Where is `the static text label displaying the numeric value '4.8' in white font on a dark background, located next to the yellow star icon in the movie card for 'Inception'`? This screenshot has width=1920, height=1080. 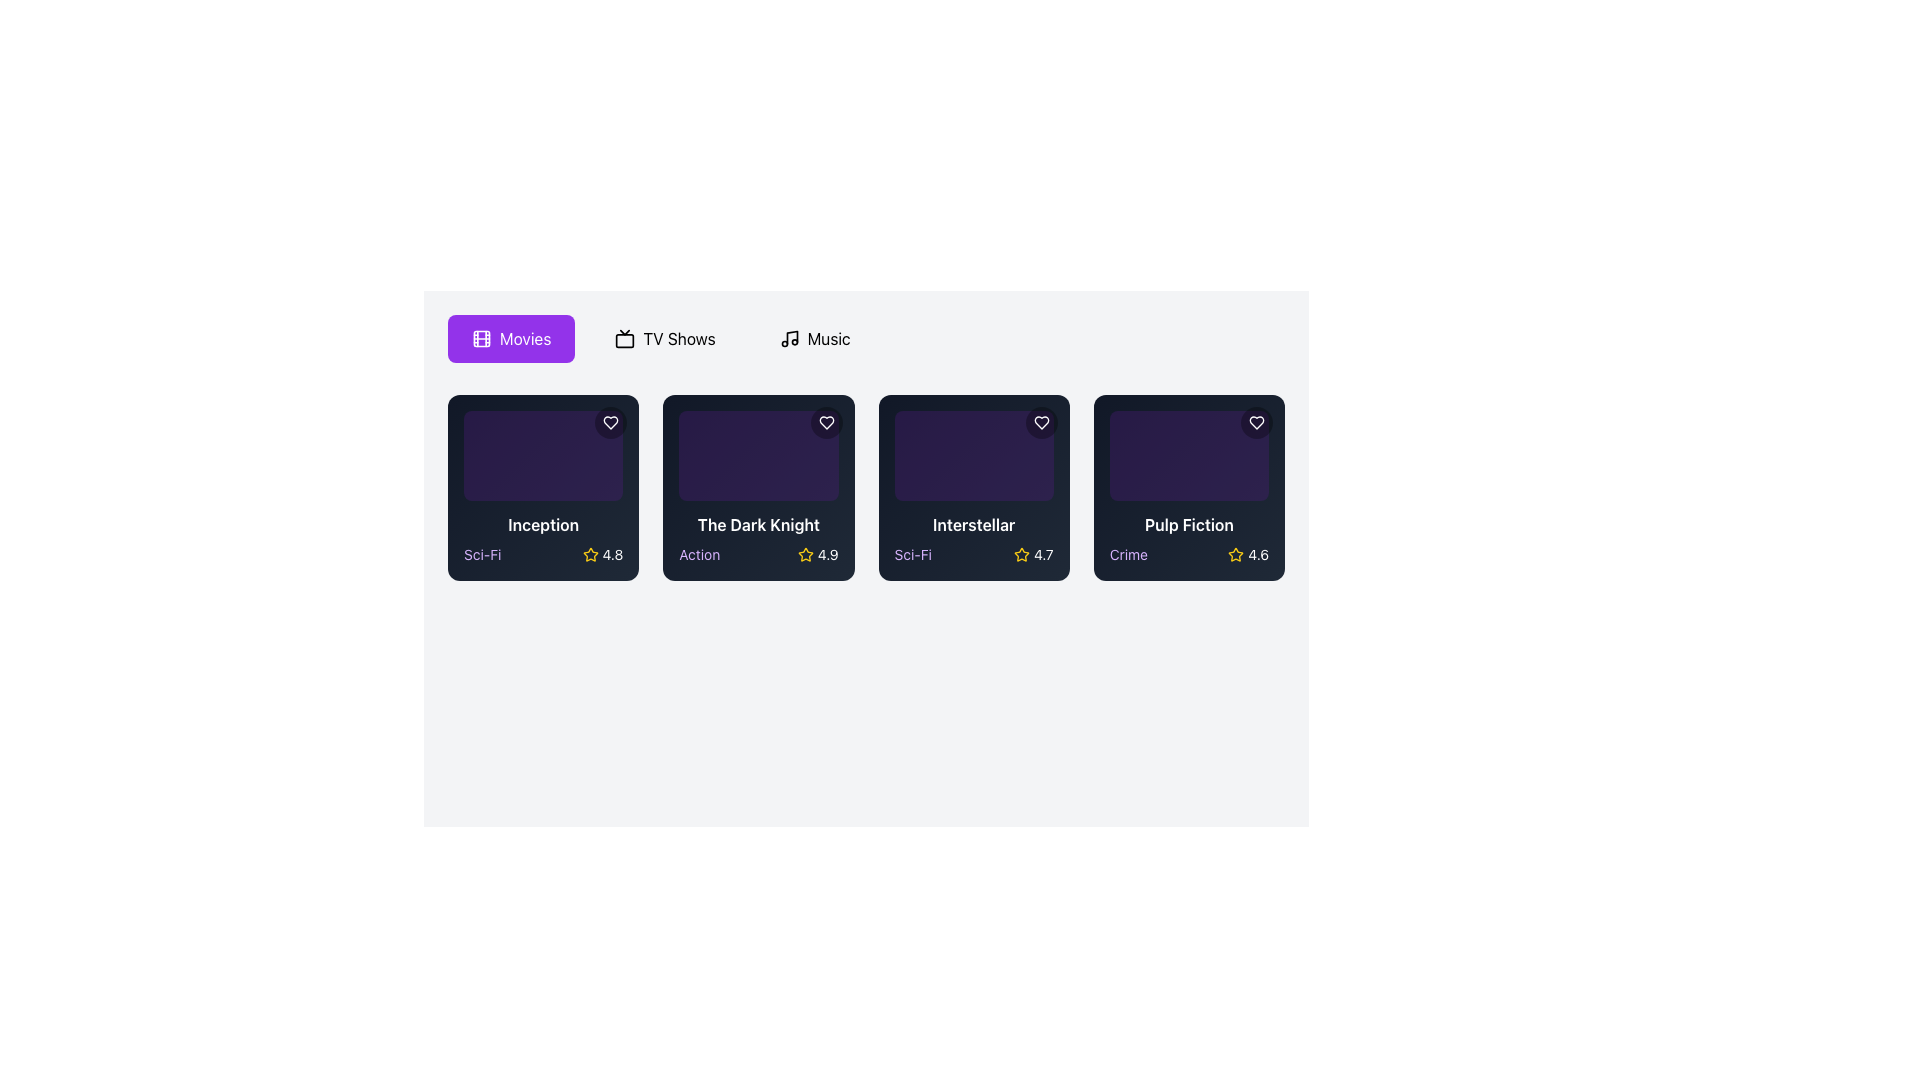
the static text label displaying the numeric value '4.8' in white font on a dark background, located next to the yellow star icon in the movie card for 'Inception' is located at coordinates (611, 554).